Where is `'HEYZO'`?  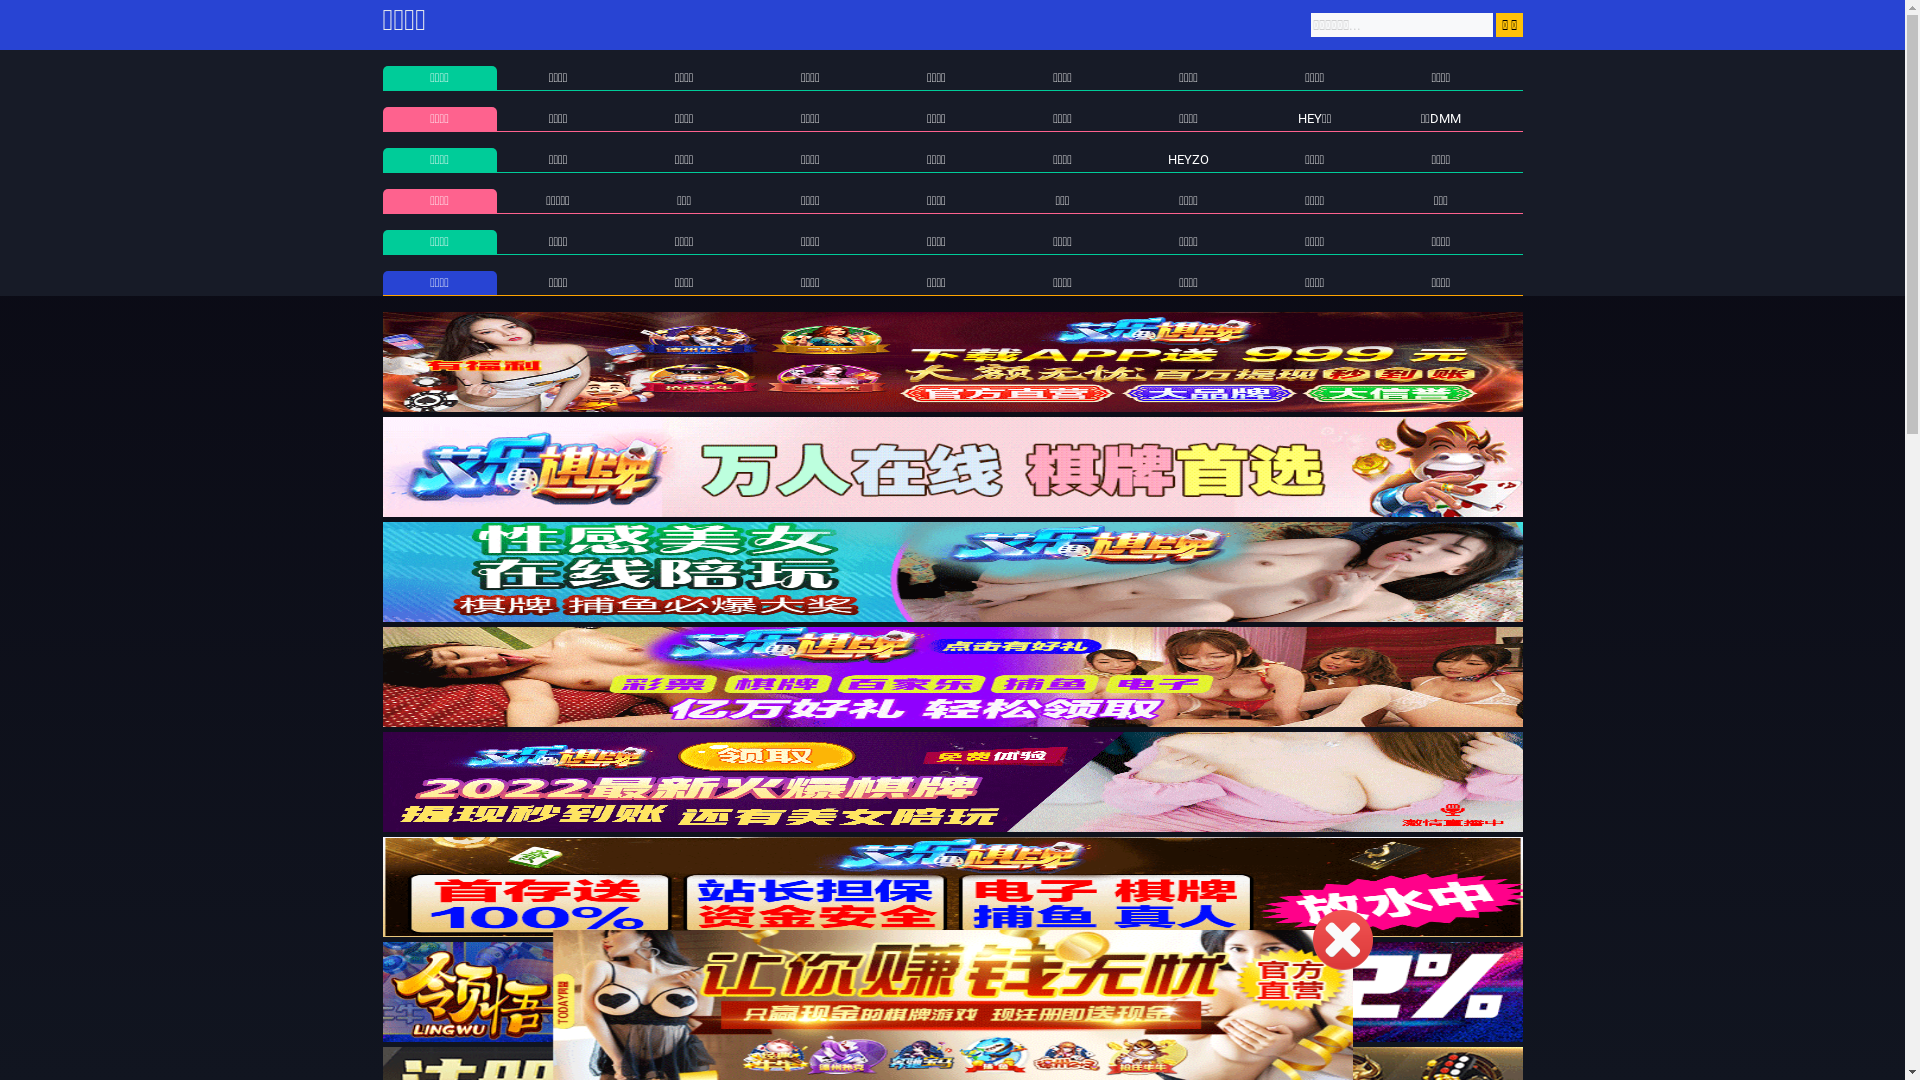 'HEYZO' is located at coordinates (1188, 158).